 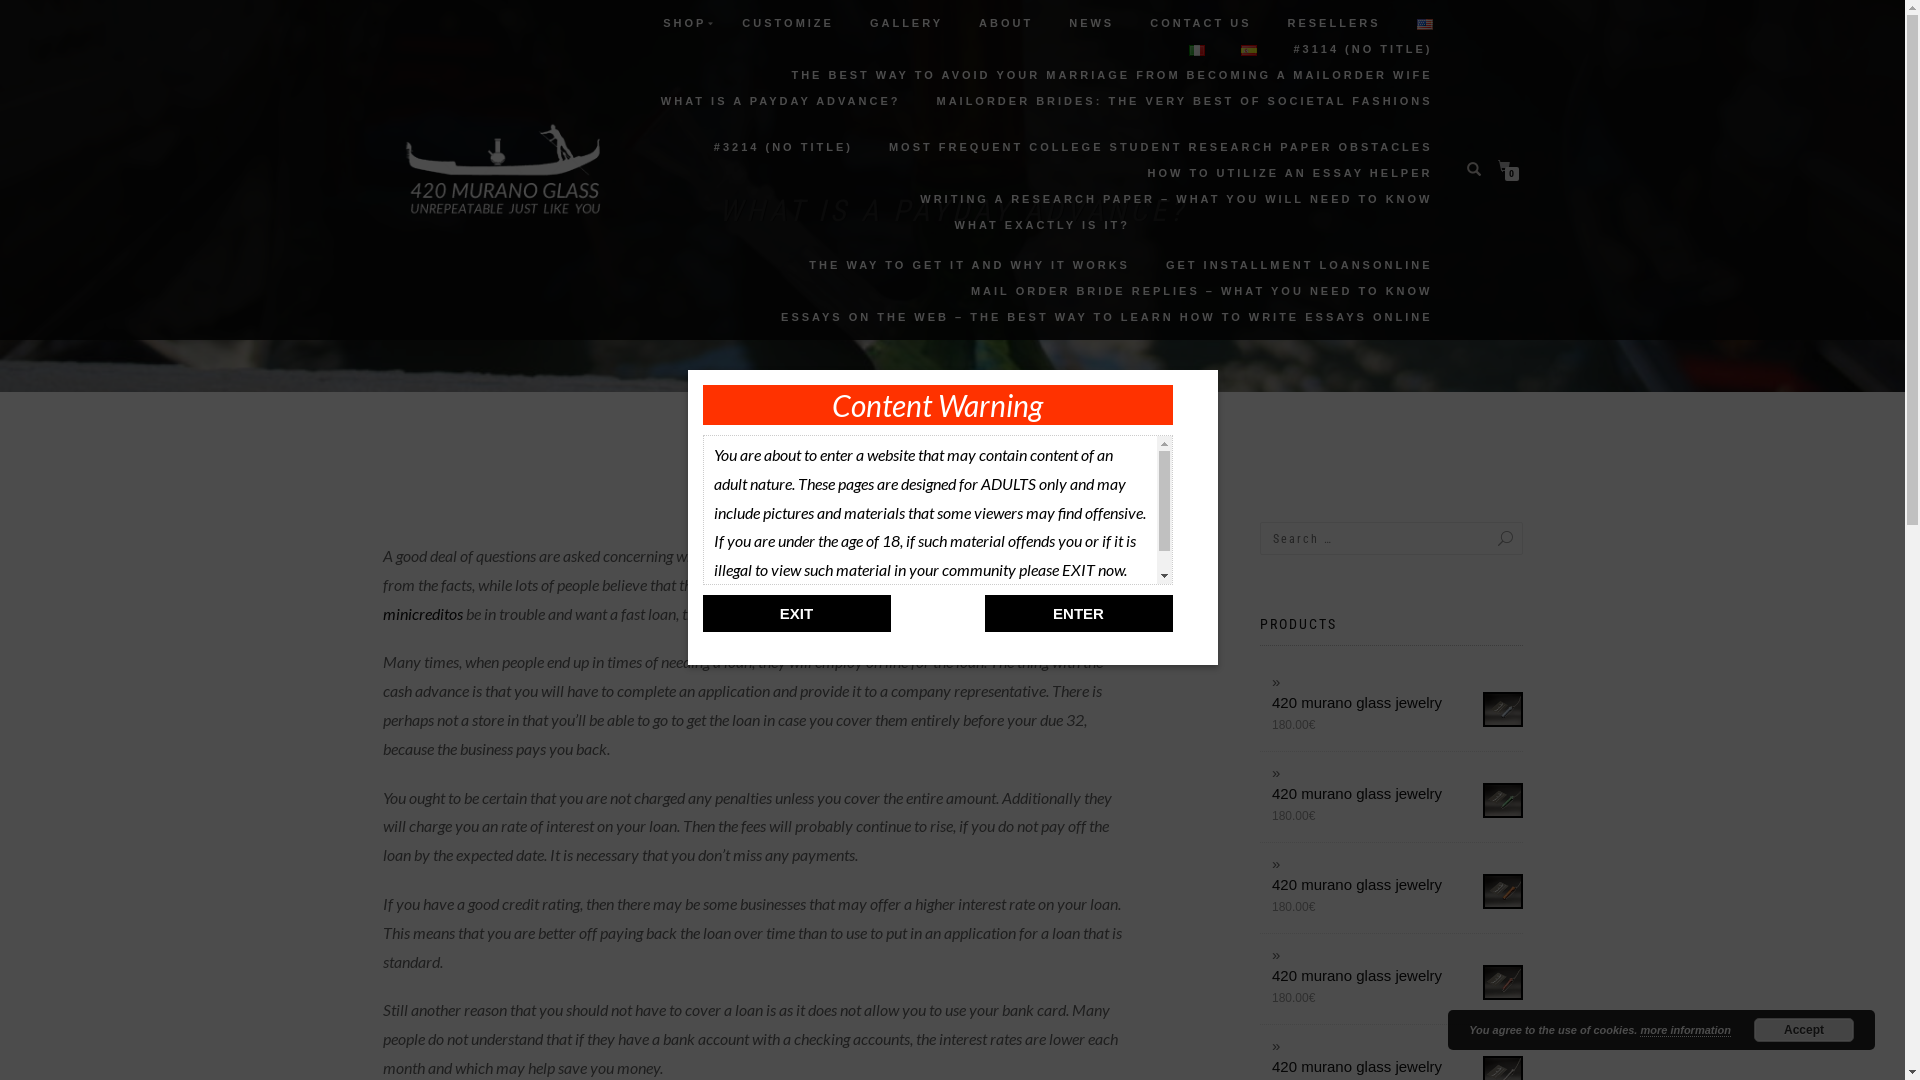 I want to click on 'Italiano (it_IT)', so click(x=1196, y=49).